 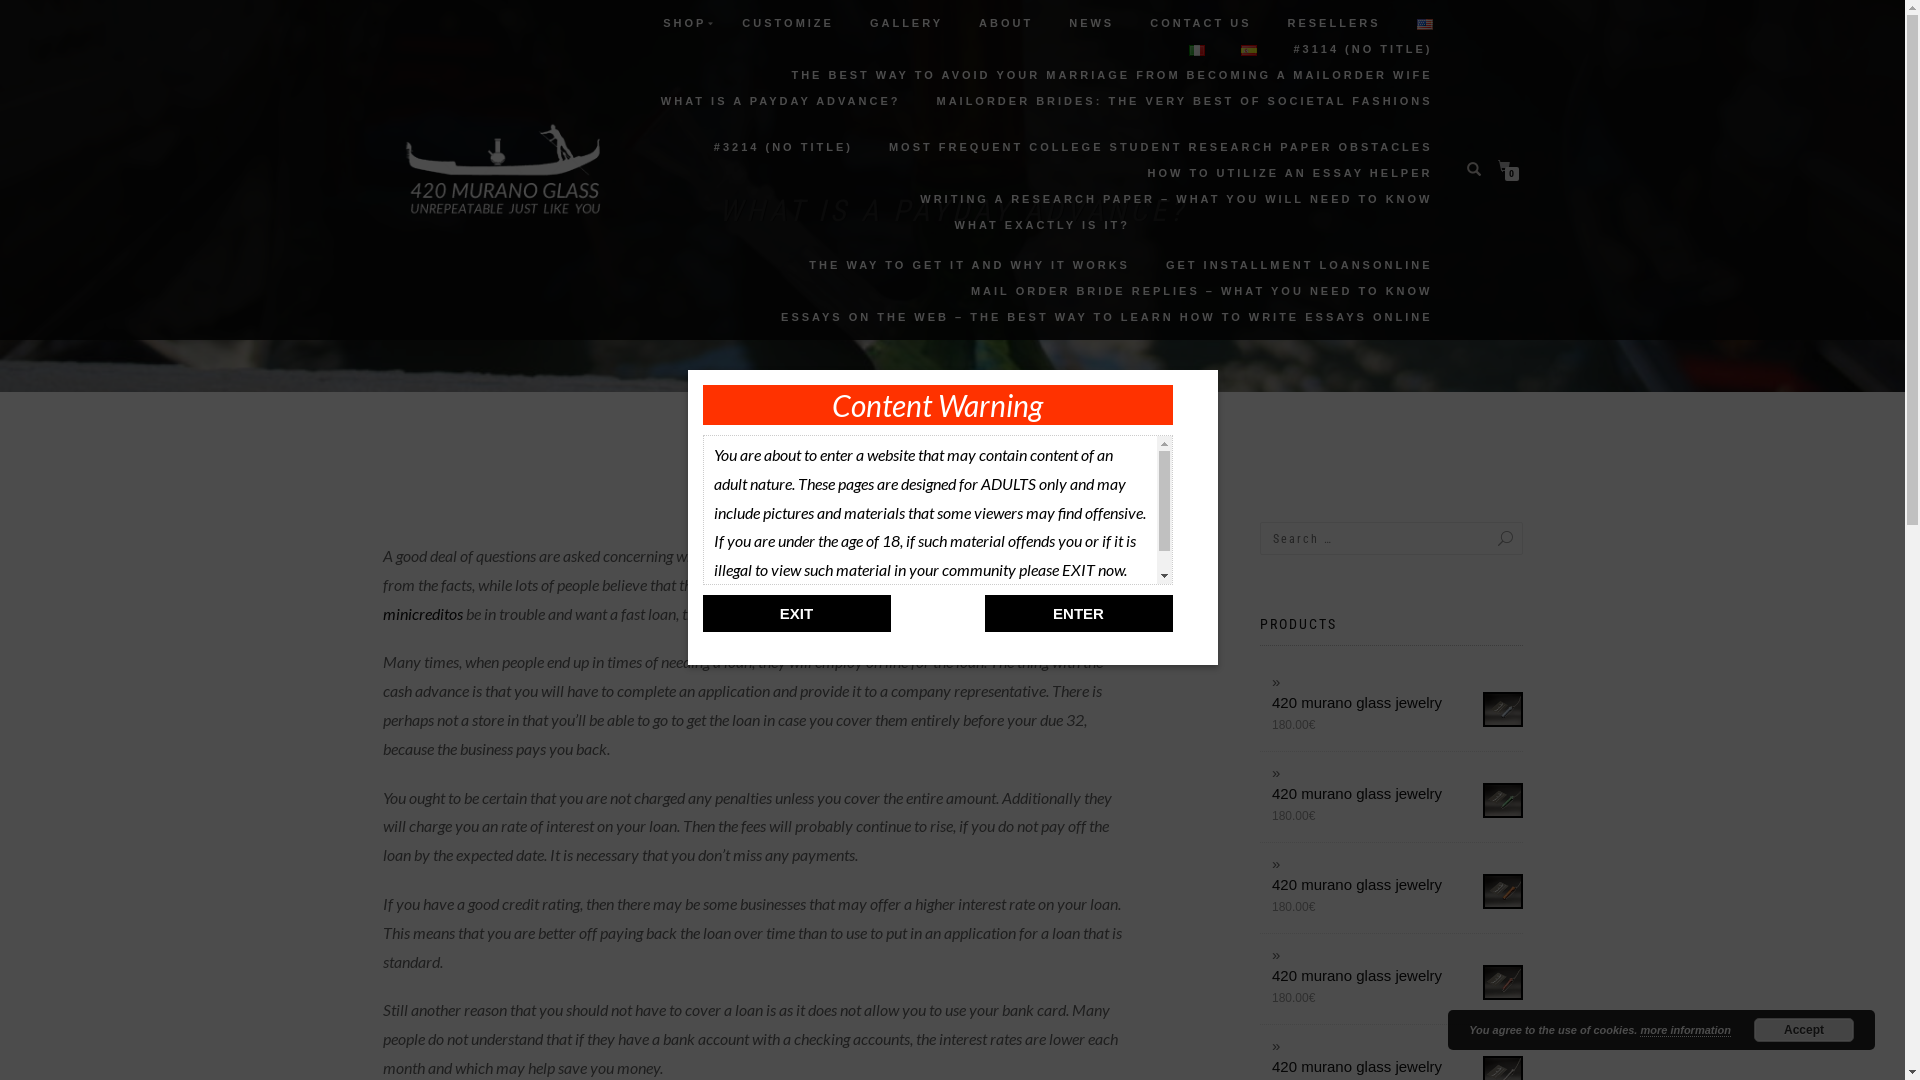 I want to click on 'Italiano (it_IT)', so click(x=1196, y=49).